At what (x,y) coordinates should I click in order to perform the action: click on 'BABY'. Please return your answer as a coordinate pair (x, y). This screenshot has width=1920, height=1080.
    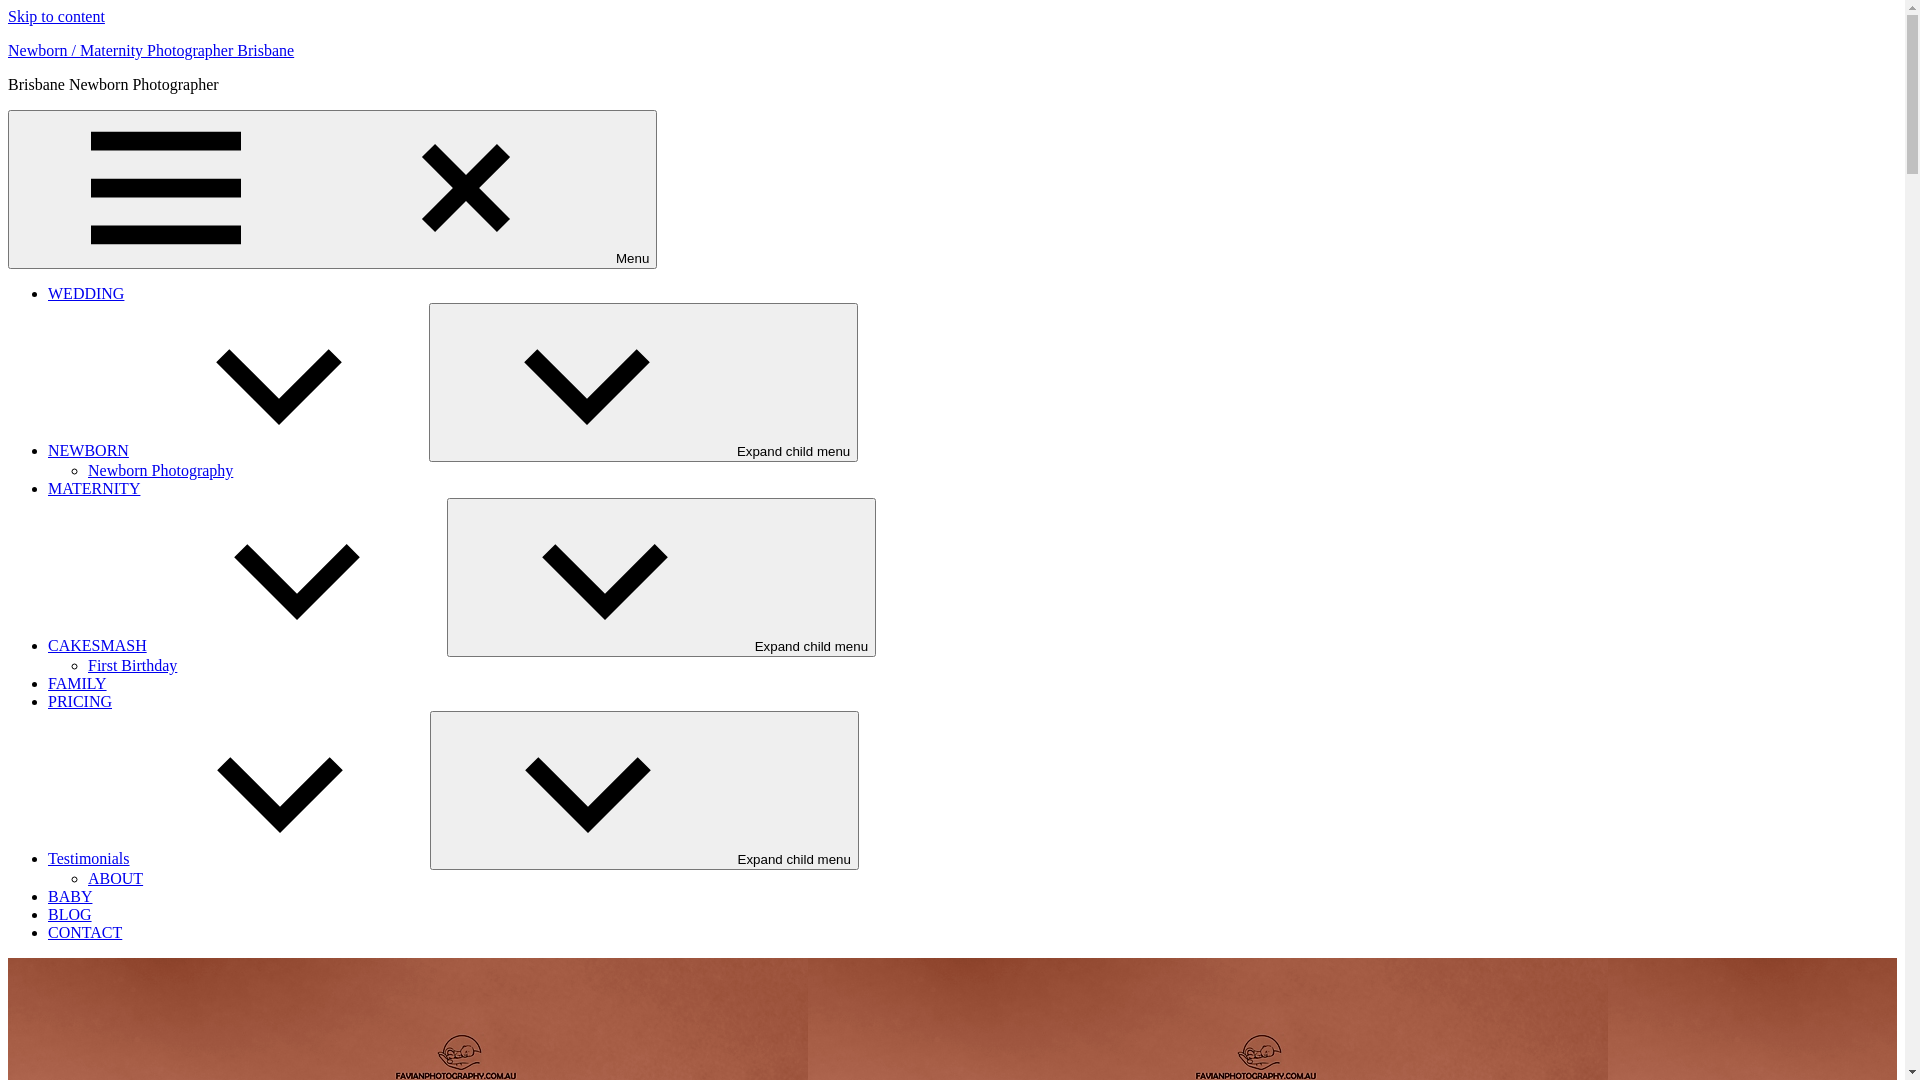
    Looking at the image, I should click on (70, 895).